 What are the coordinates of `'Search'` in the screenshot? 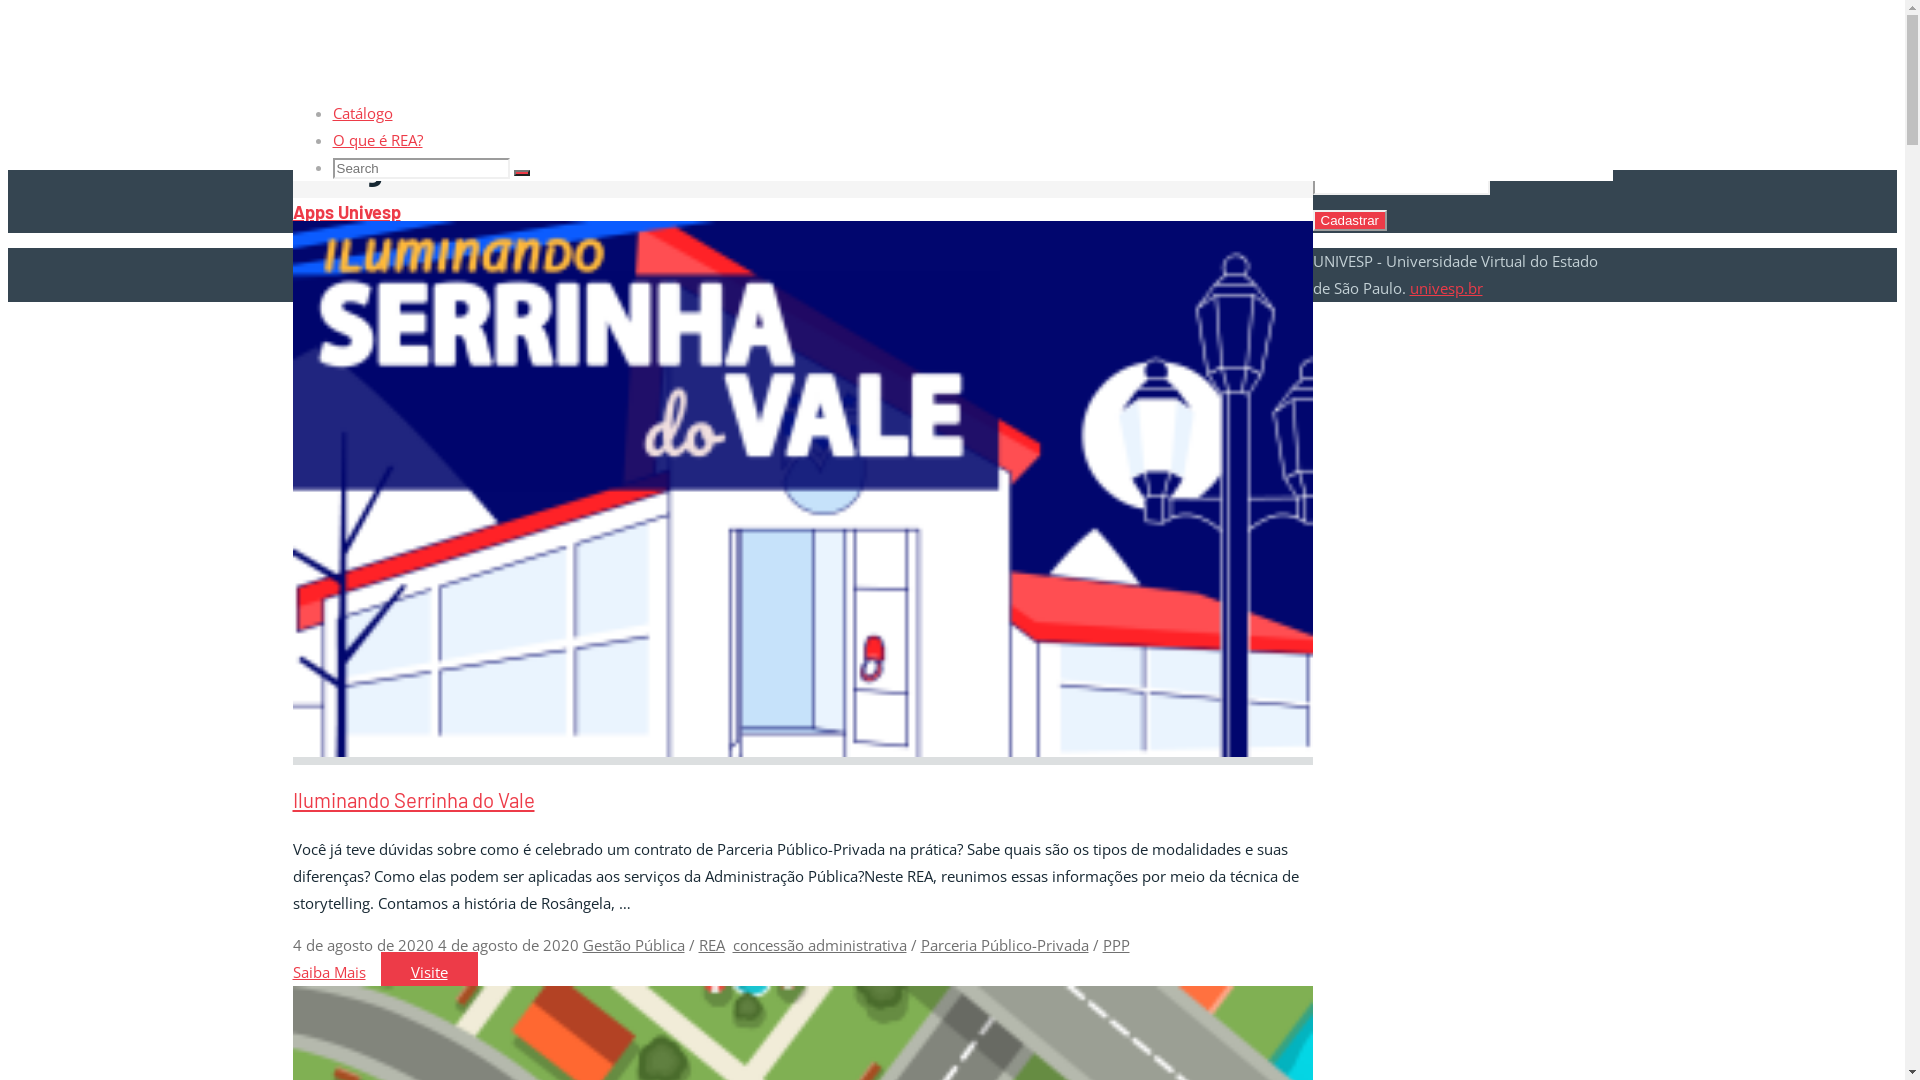 It's located at (522, 172).